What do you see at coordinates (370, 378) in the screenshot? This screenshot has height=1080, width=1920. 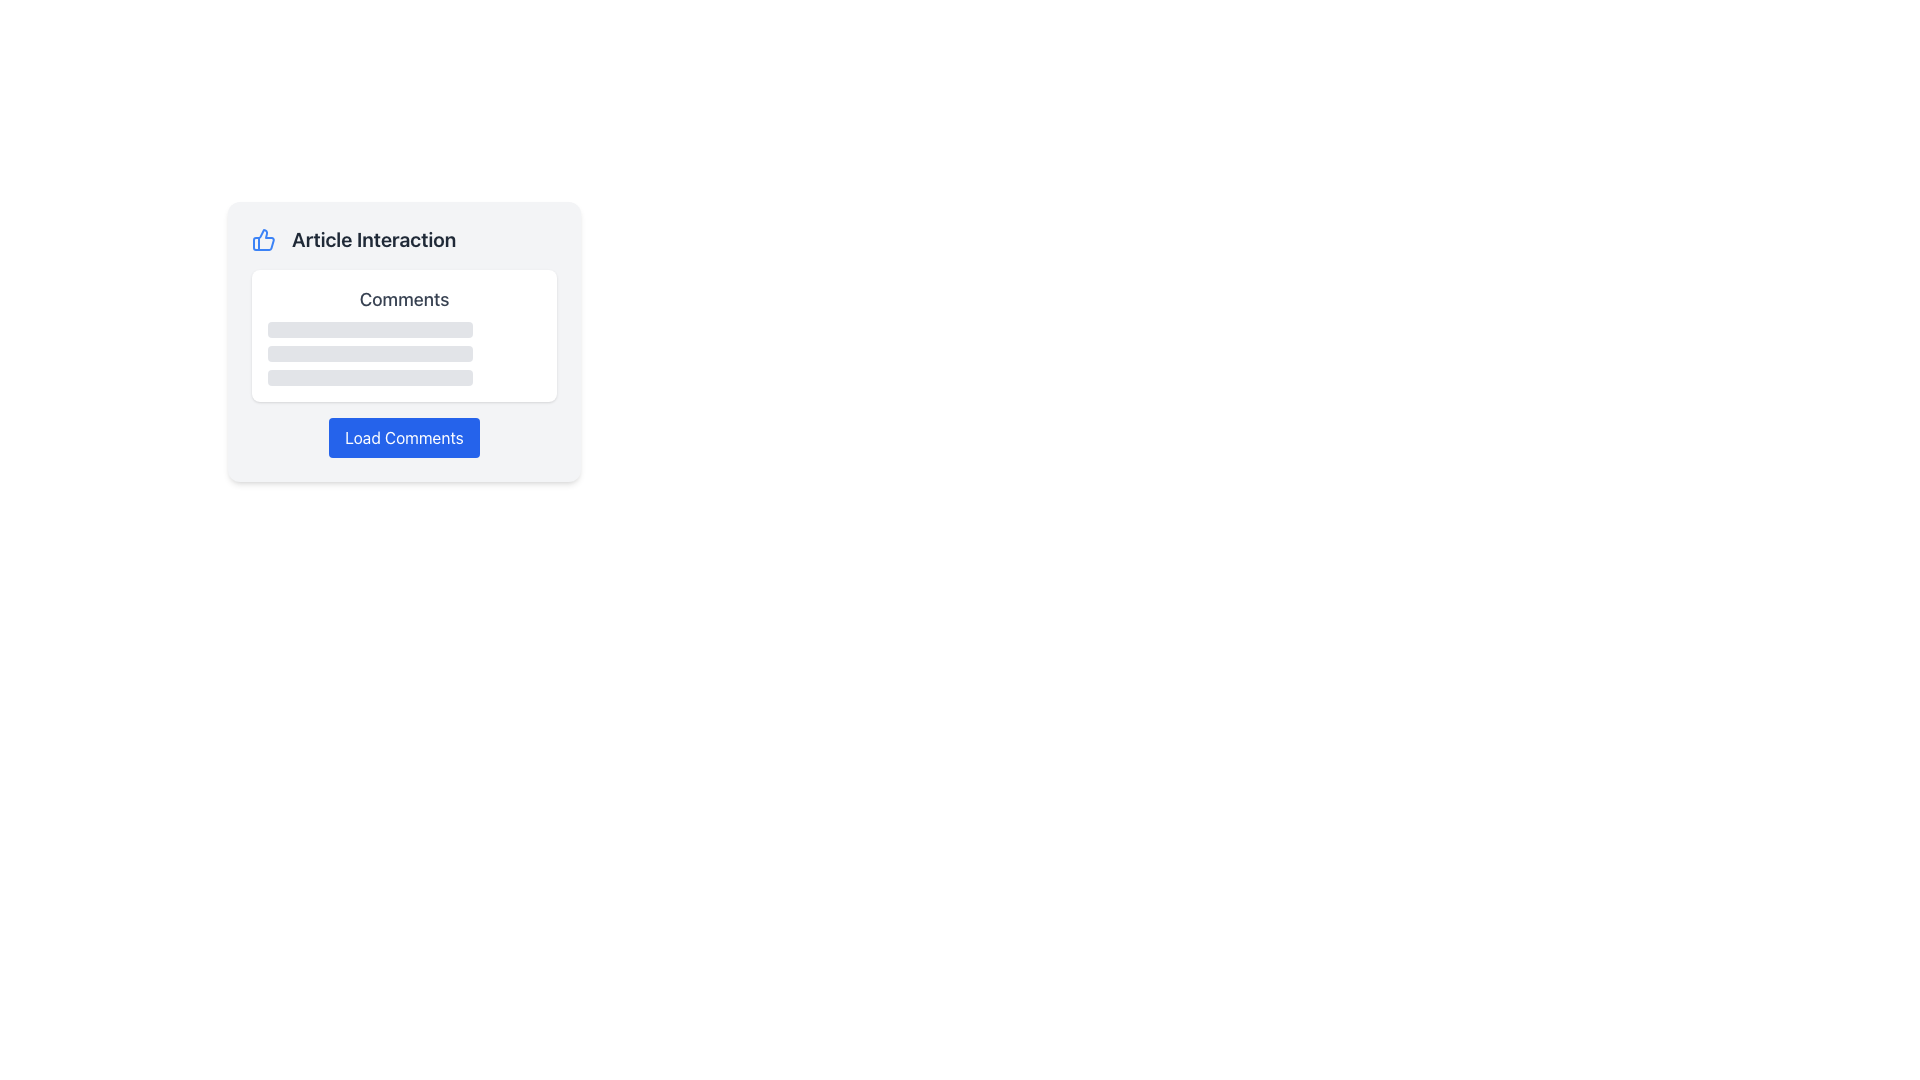 I see `the third gray horizontal bar with rounded corners in the 'Comments' card, which is part of the 'Article Interaction' section` at bounding box center [370, 378].